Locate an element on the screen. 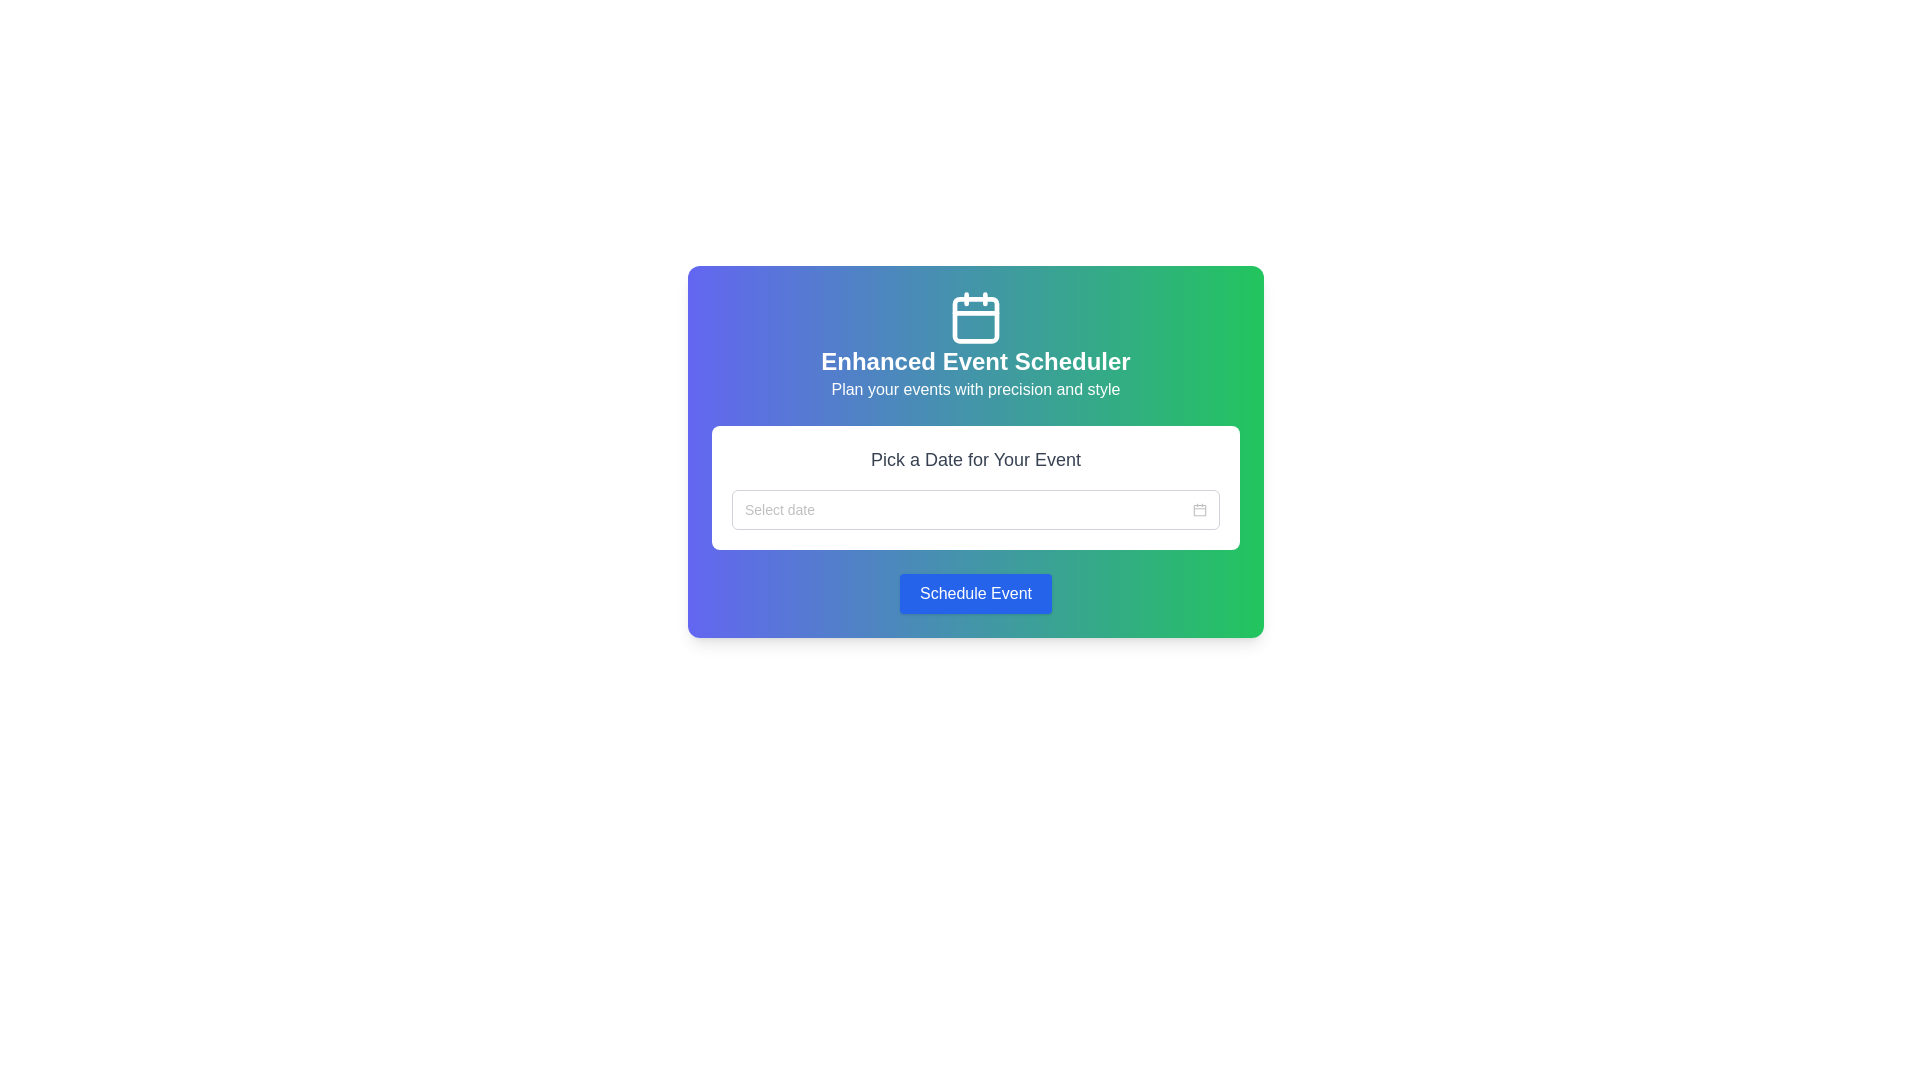 The height and width of the screenshot is (1080, 1920). the calendar icon located at the far right of the 'Pick a Date for Your Event' input field is located at coordinates (1200, 508).